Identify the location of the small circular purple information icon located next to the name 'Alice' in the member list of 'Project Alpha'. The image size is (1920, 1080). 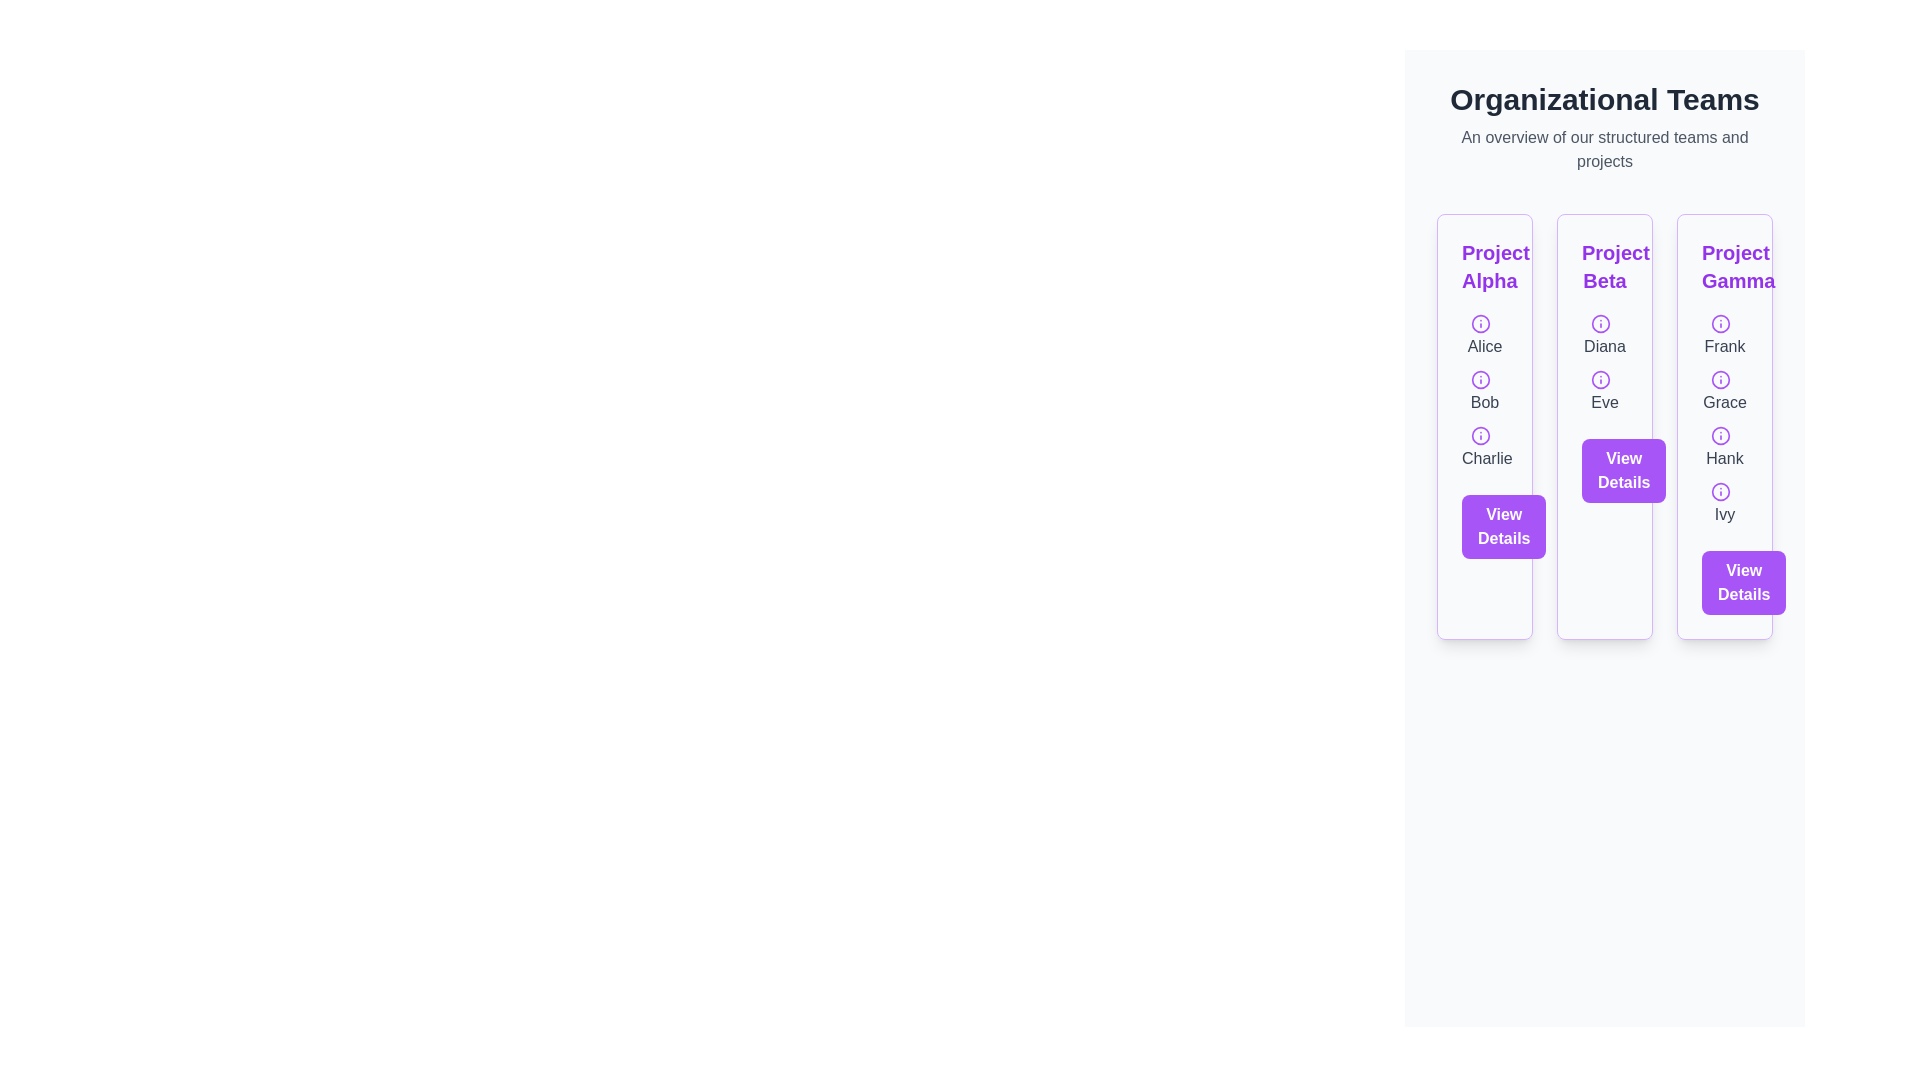
(1481, 322).